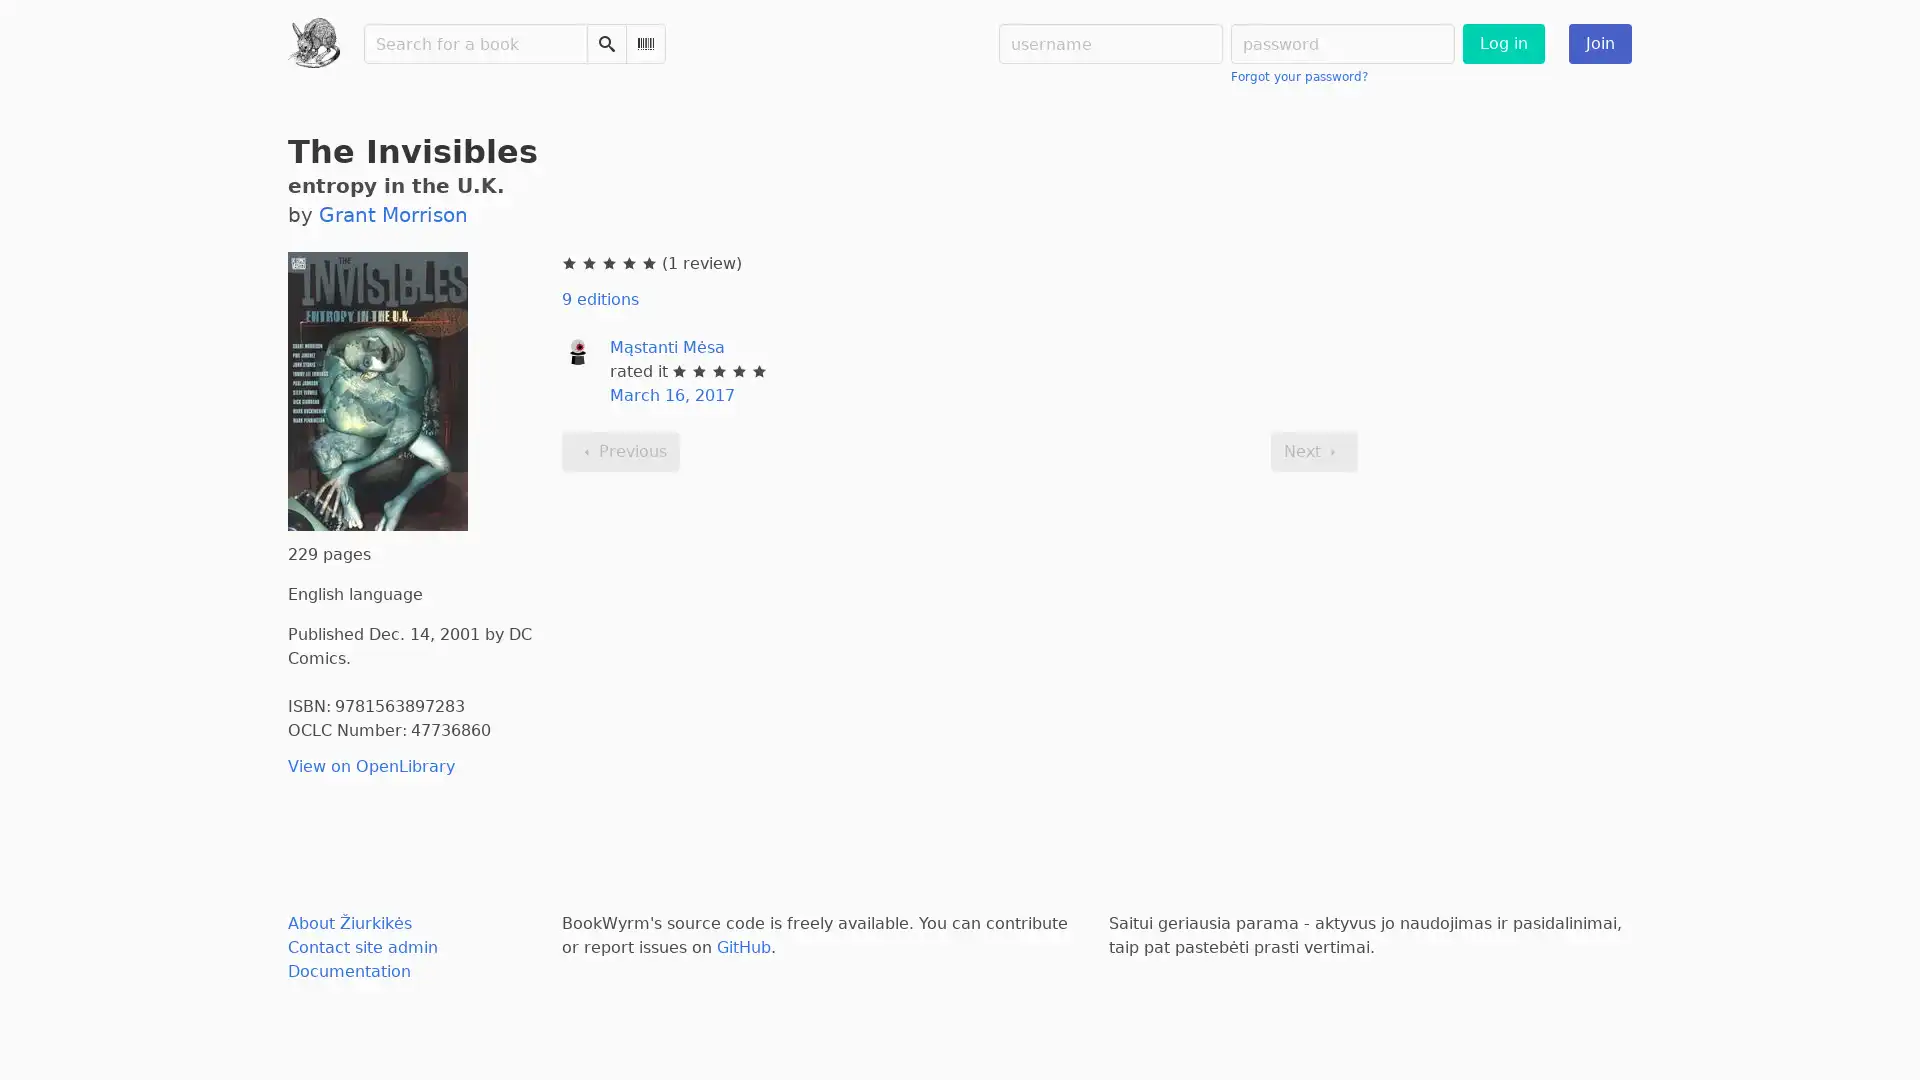 The height and width of the screenshot is (1080, 1920). I want to click on Log in, so click(1502, 43).